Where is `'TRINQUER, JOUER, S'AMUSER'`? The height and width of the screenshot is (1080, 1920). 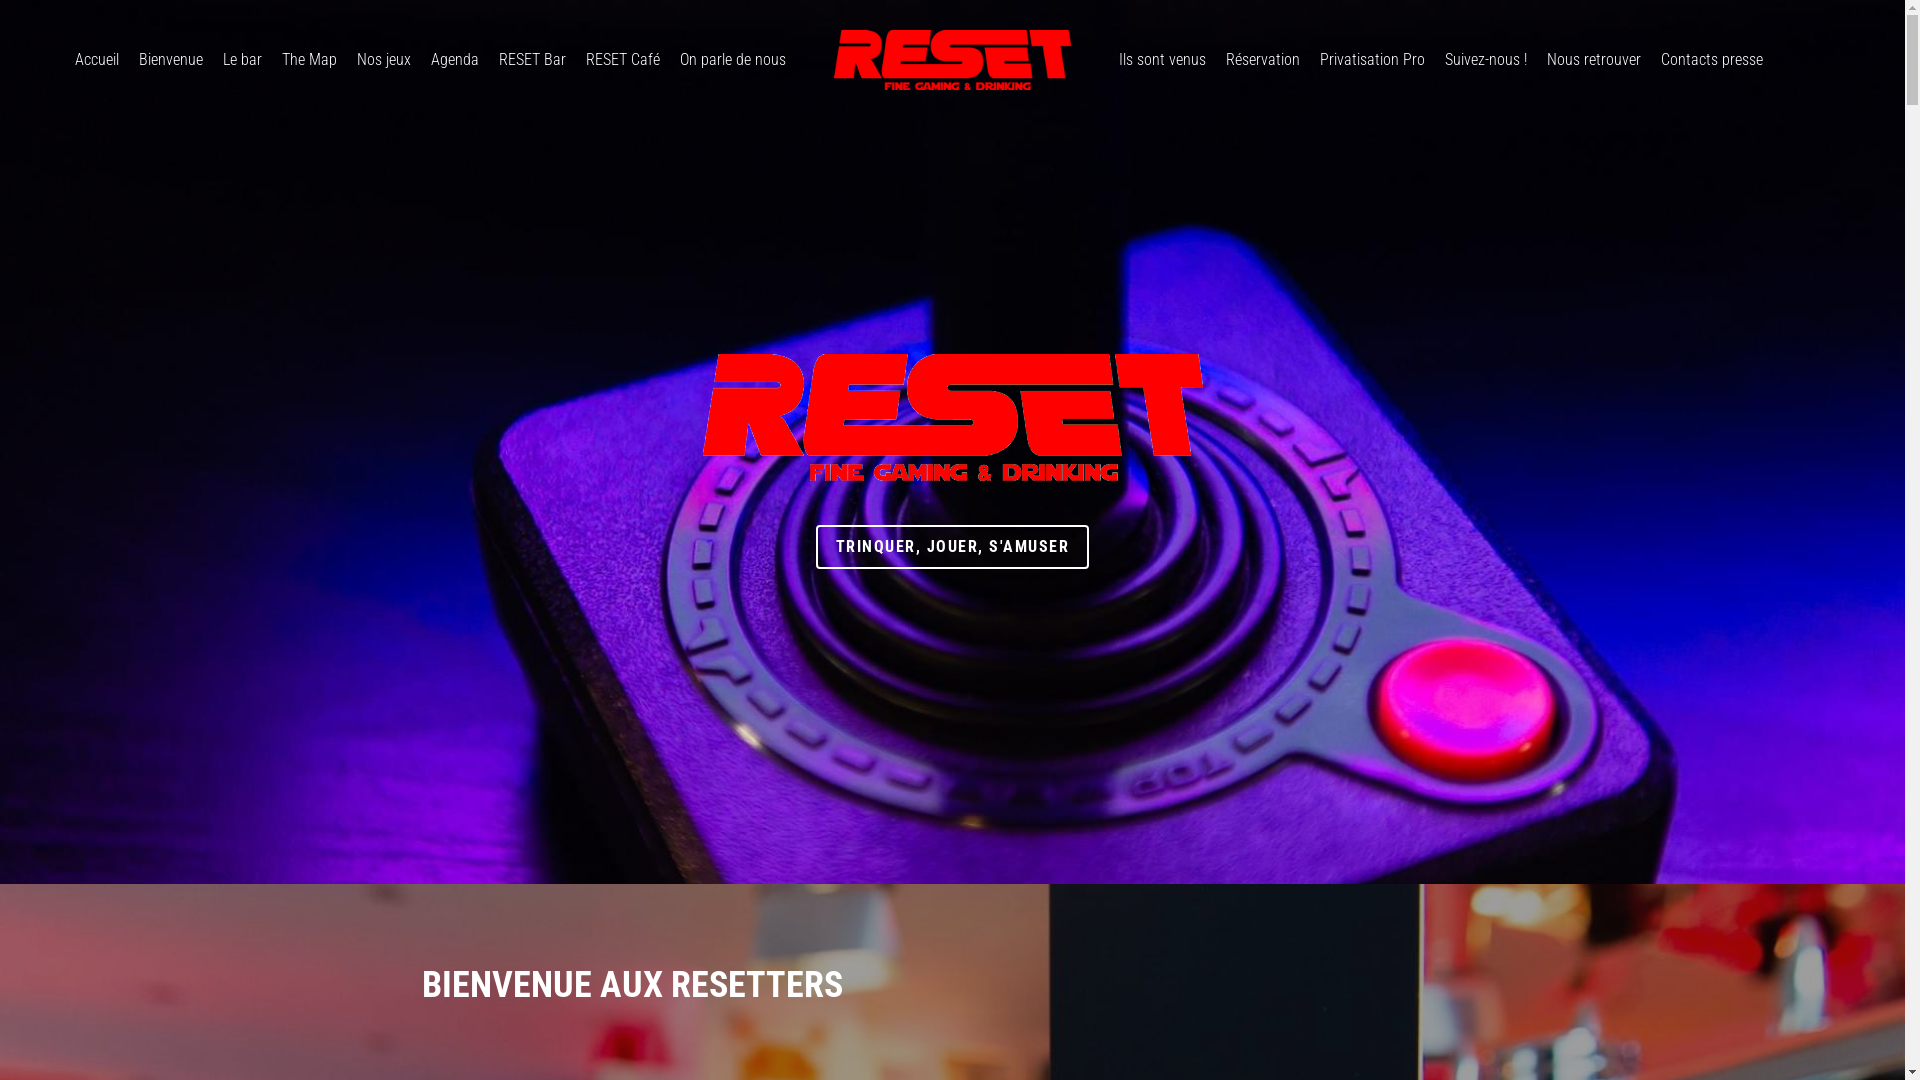 'TRINQUER, JOUER, S'AMUSER' is located at coordinates (952, 547).